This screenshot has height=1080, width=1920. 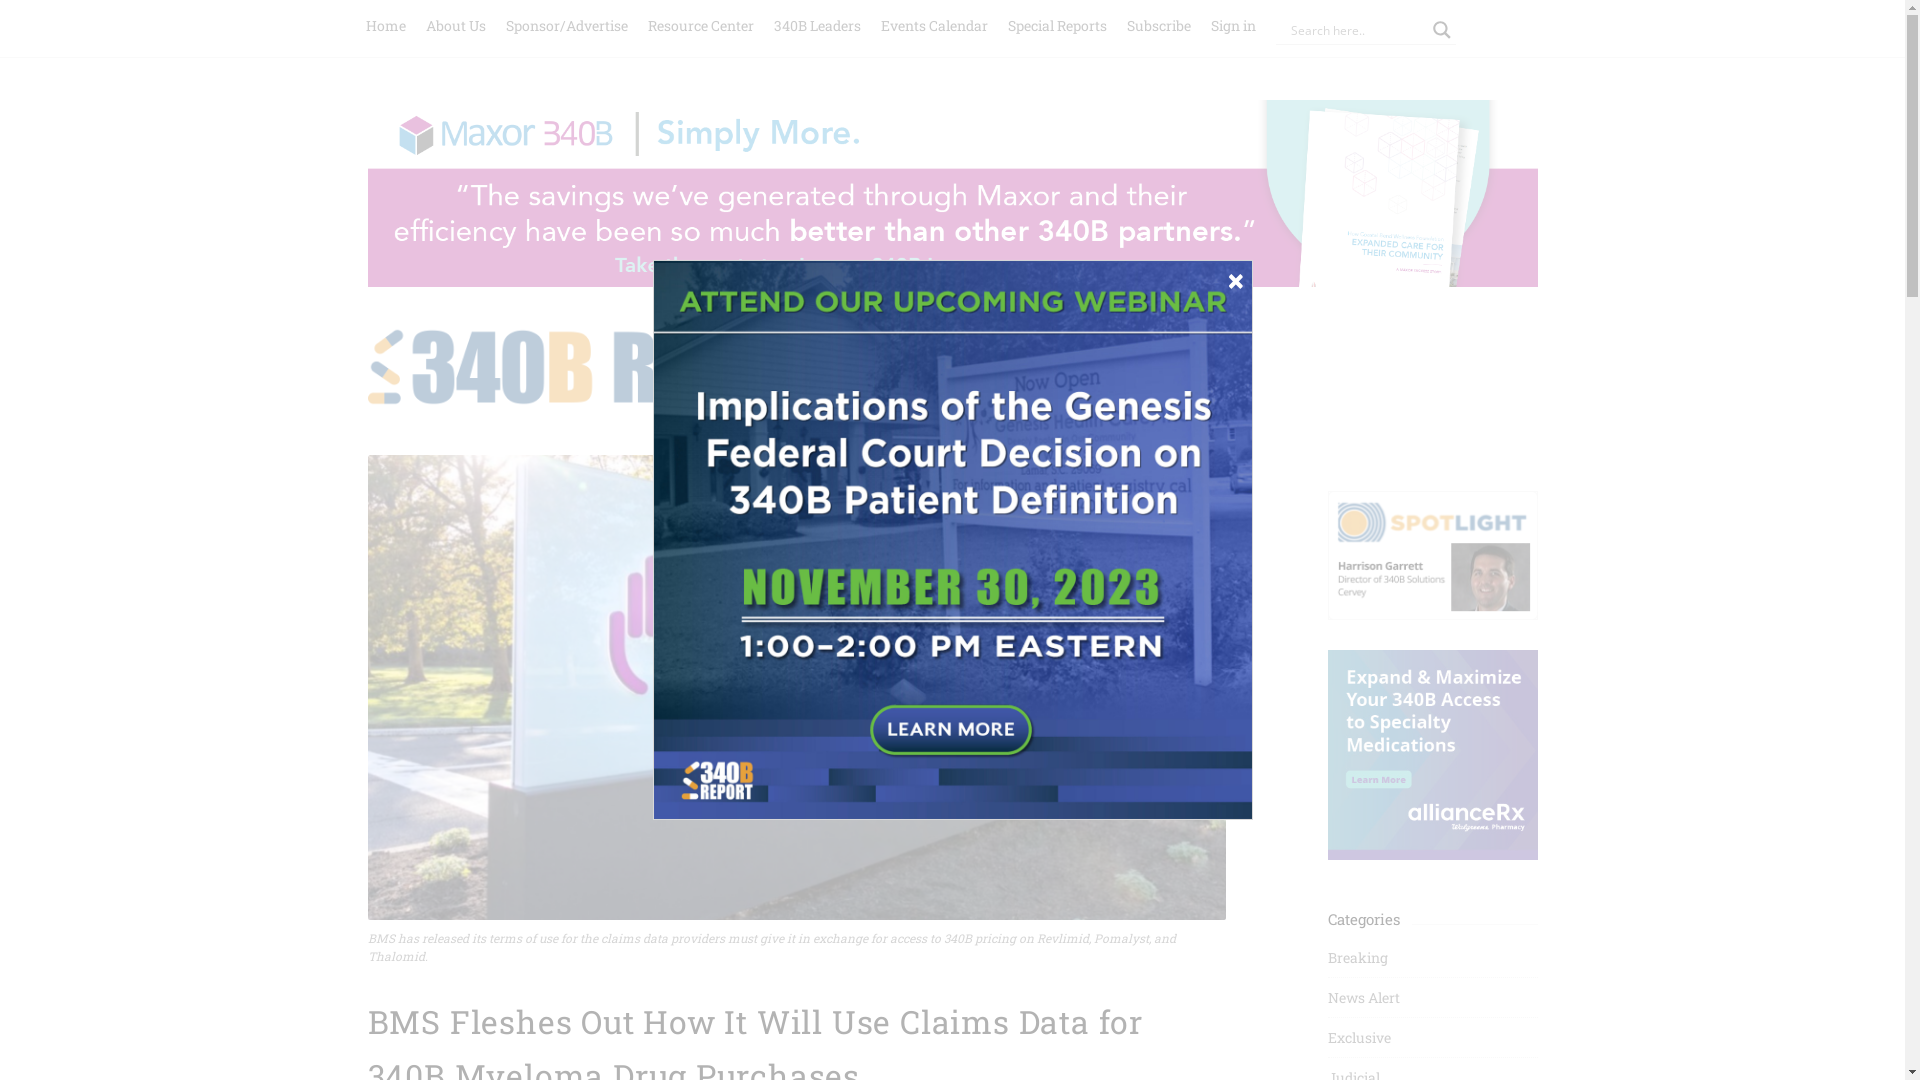 What do you see at coordinates (385, 24) in the screenshot?
I see `'Home'` at bounding box center [385, 24].